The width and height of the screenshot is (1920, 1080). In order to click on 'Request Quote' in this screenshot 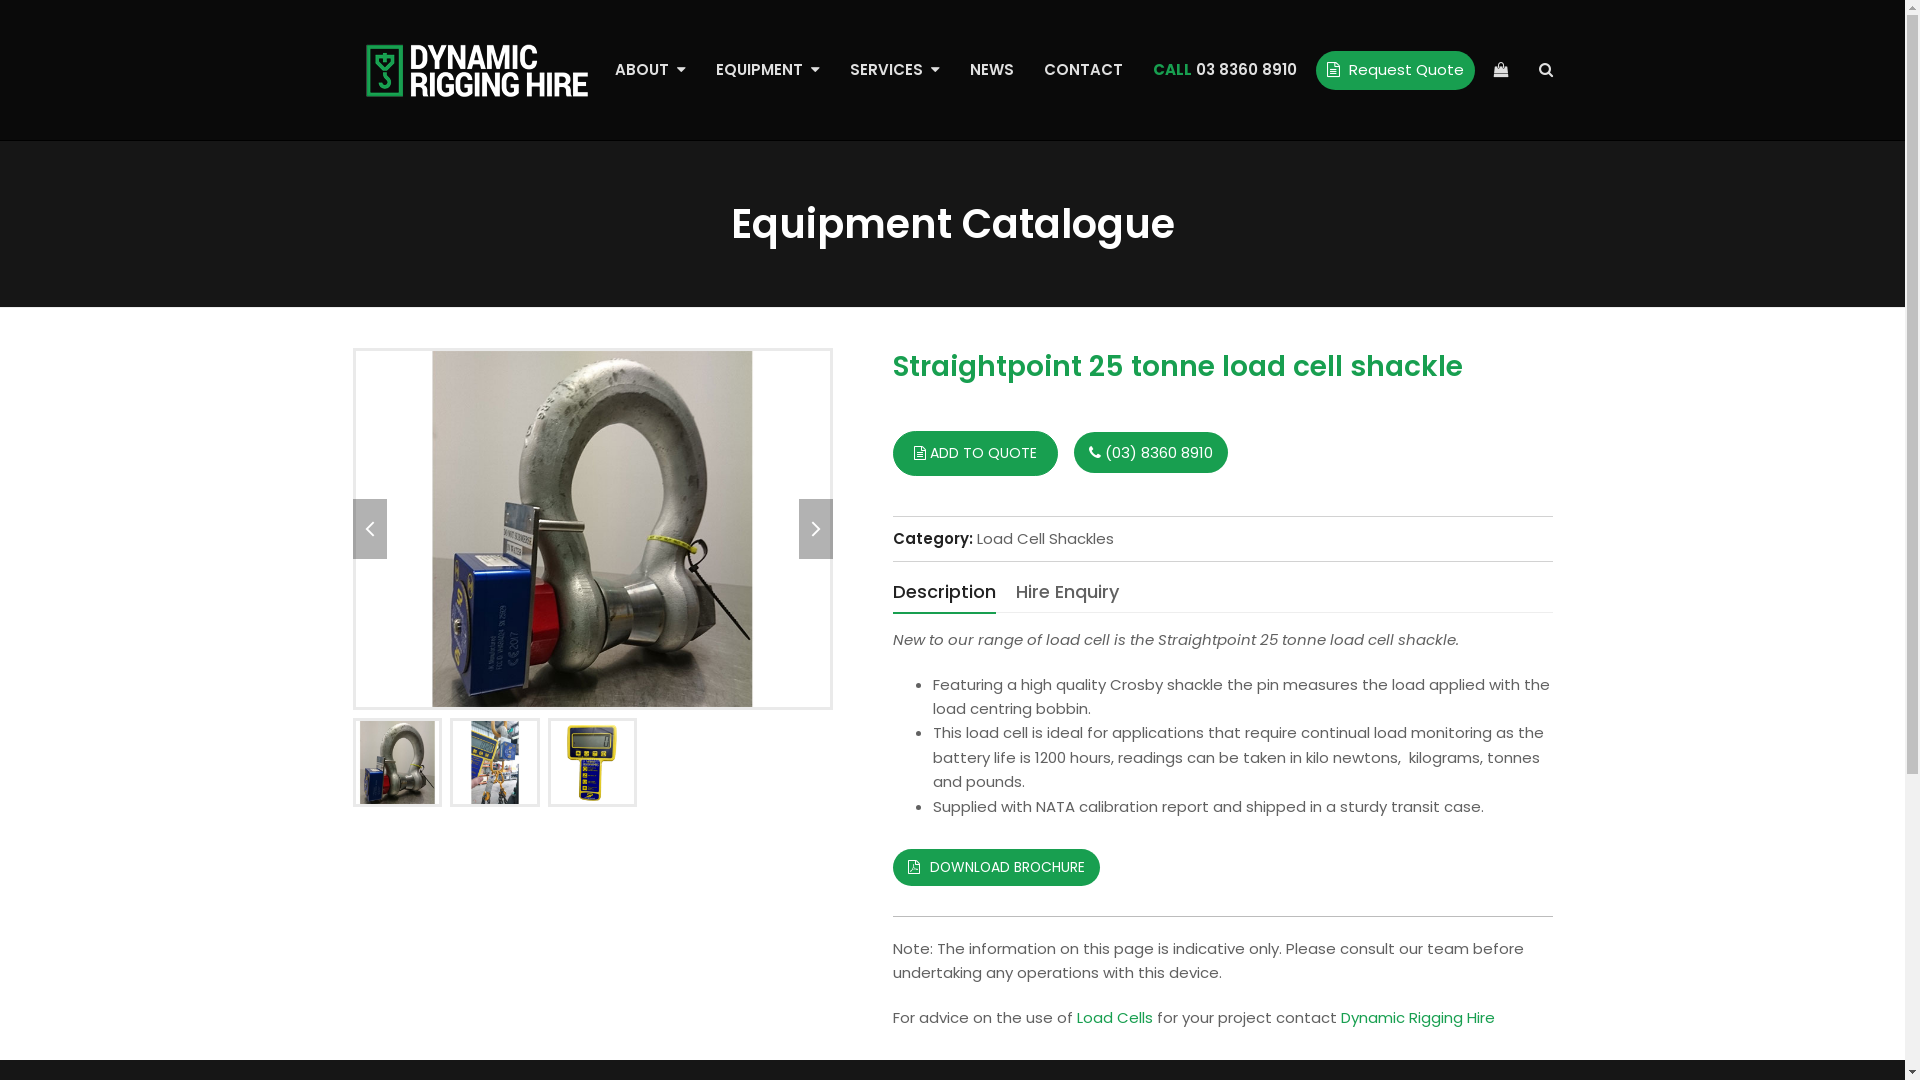, I will do `click(1394, 68)`.